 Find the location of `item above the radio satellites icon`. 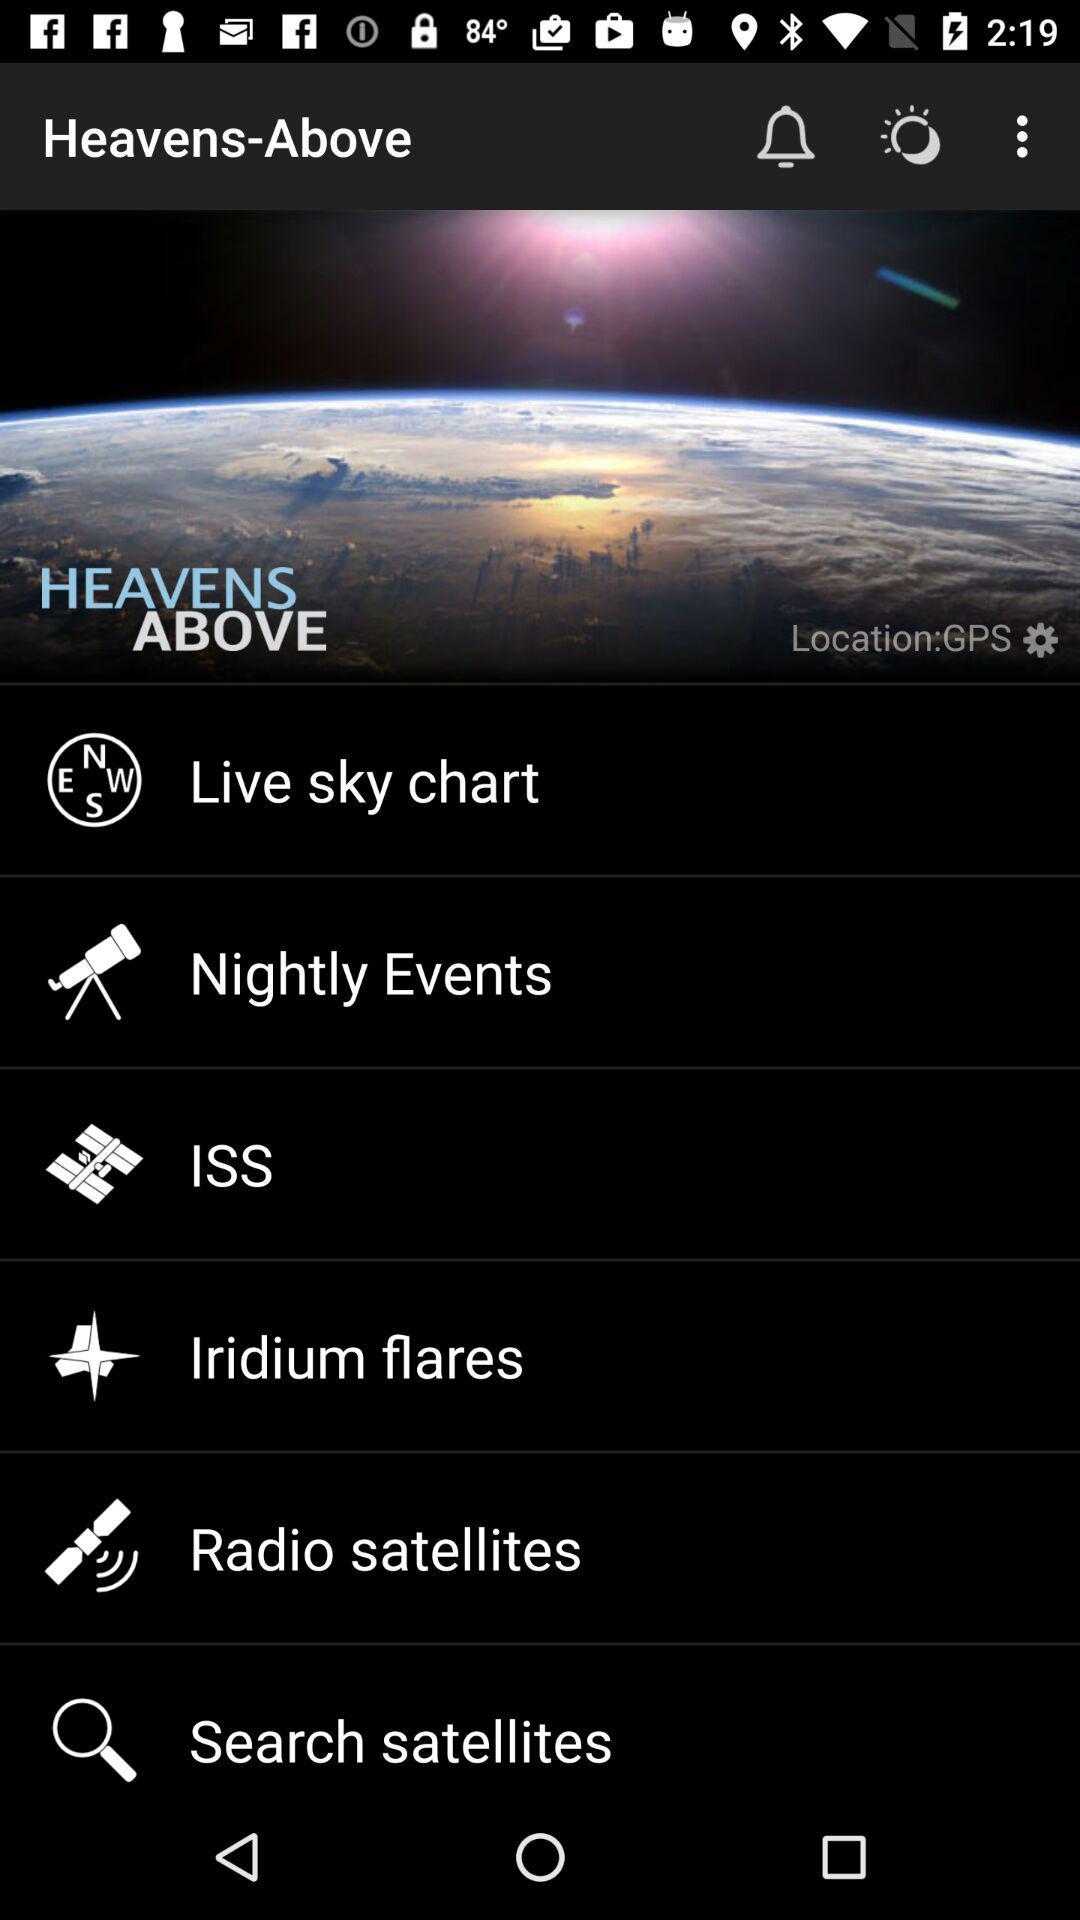

item above the radio satellites icon is located at coordinates (540, 1355).